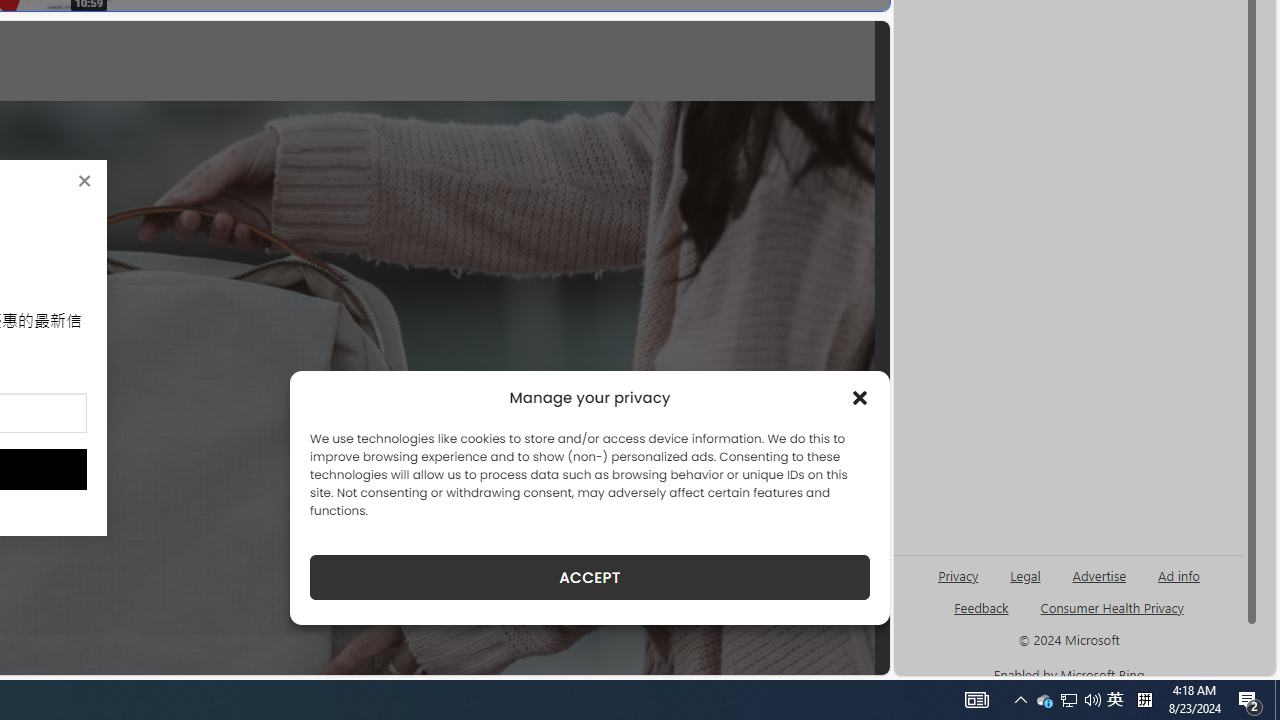  What do you see at coordinates (589, 577) in the screenshot?
I see `'ACCEPT'` at bounding box center [589, 577].